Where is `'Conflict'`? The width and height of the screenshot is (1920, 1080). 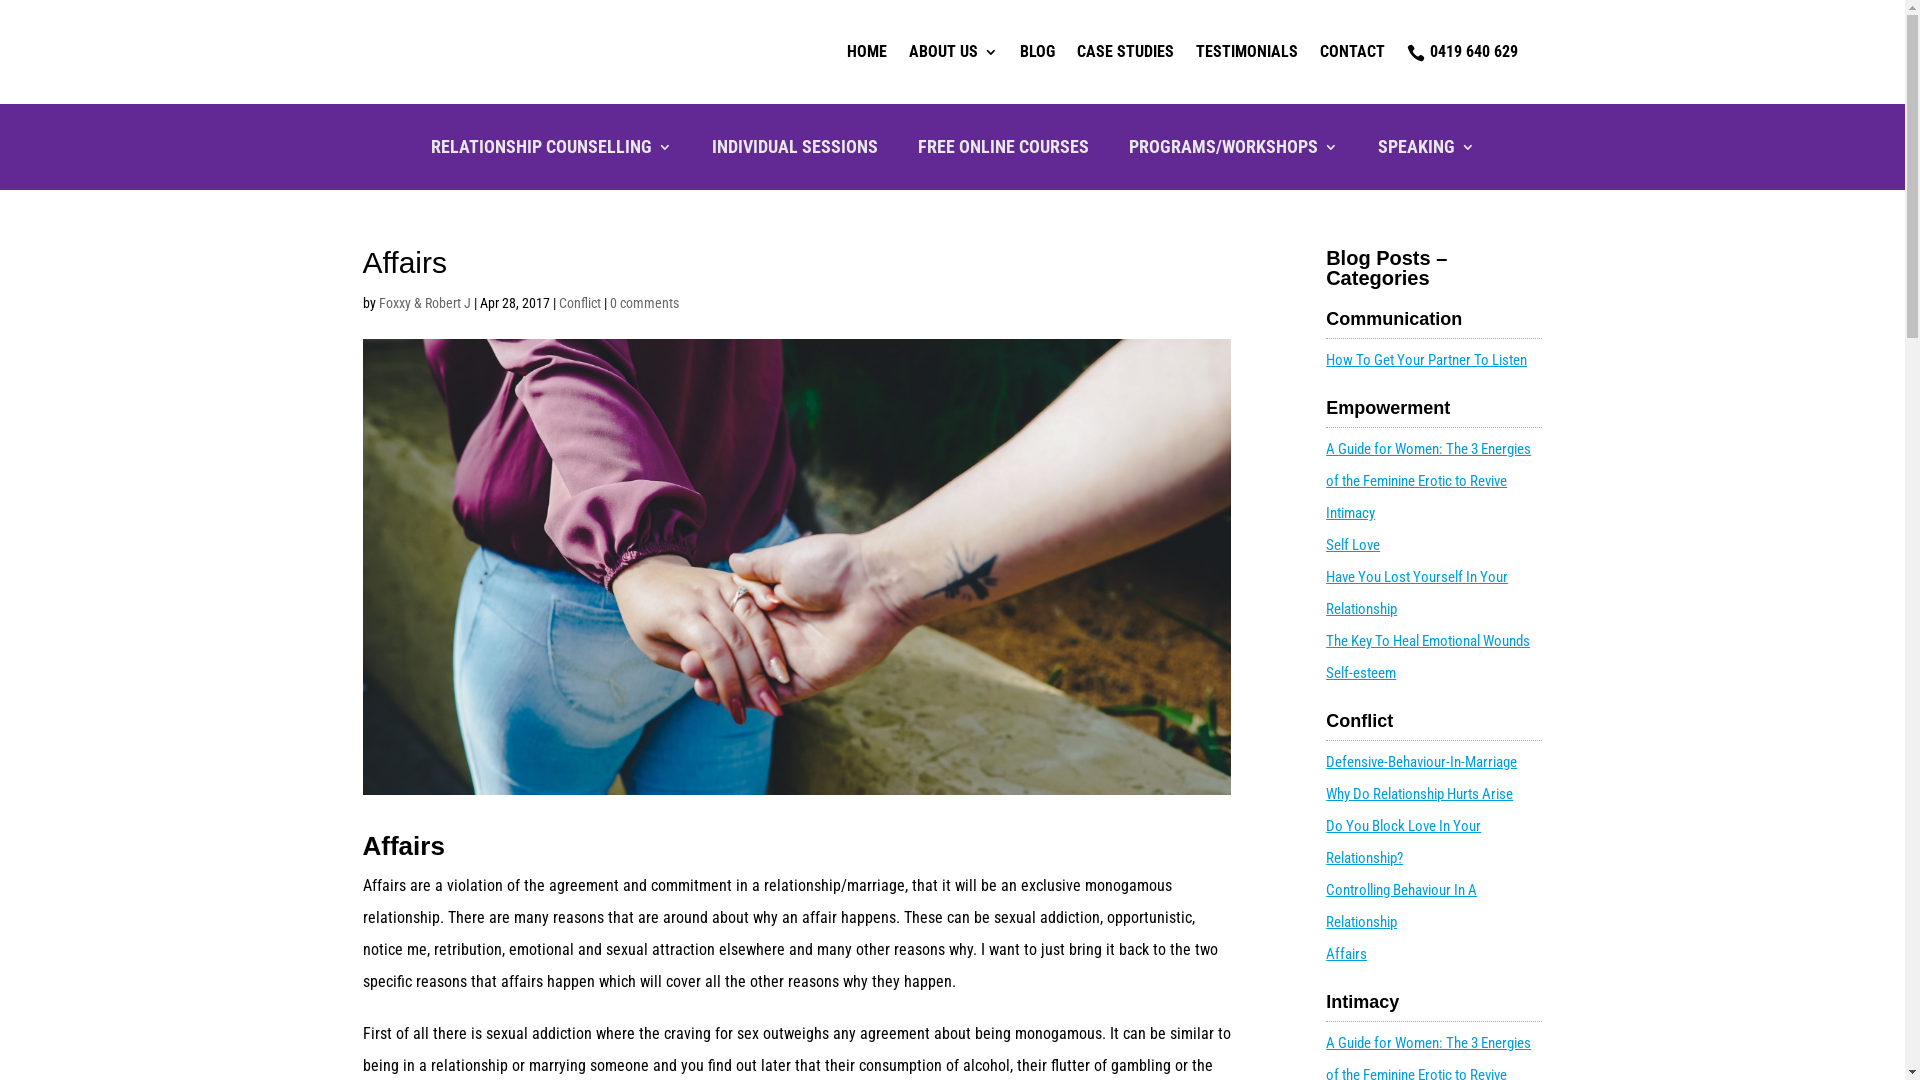 'Conflict' is located at coordinates (578, 303).